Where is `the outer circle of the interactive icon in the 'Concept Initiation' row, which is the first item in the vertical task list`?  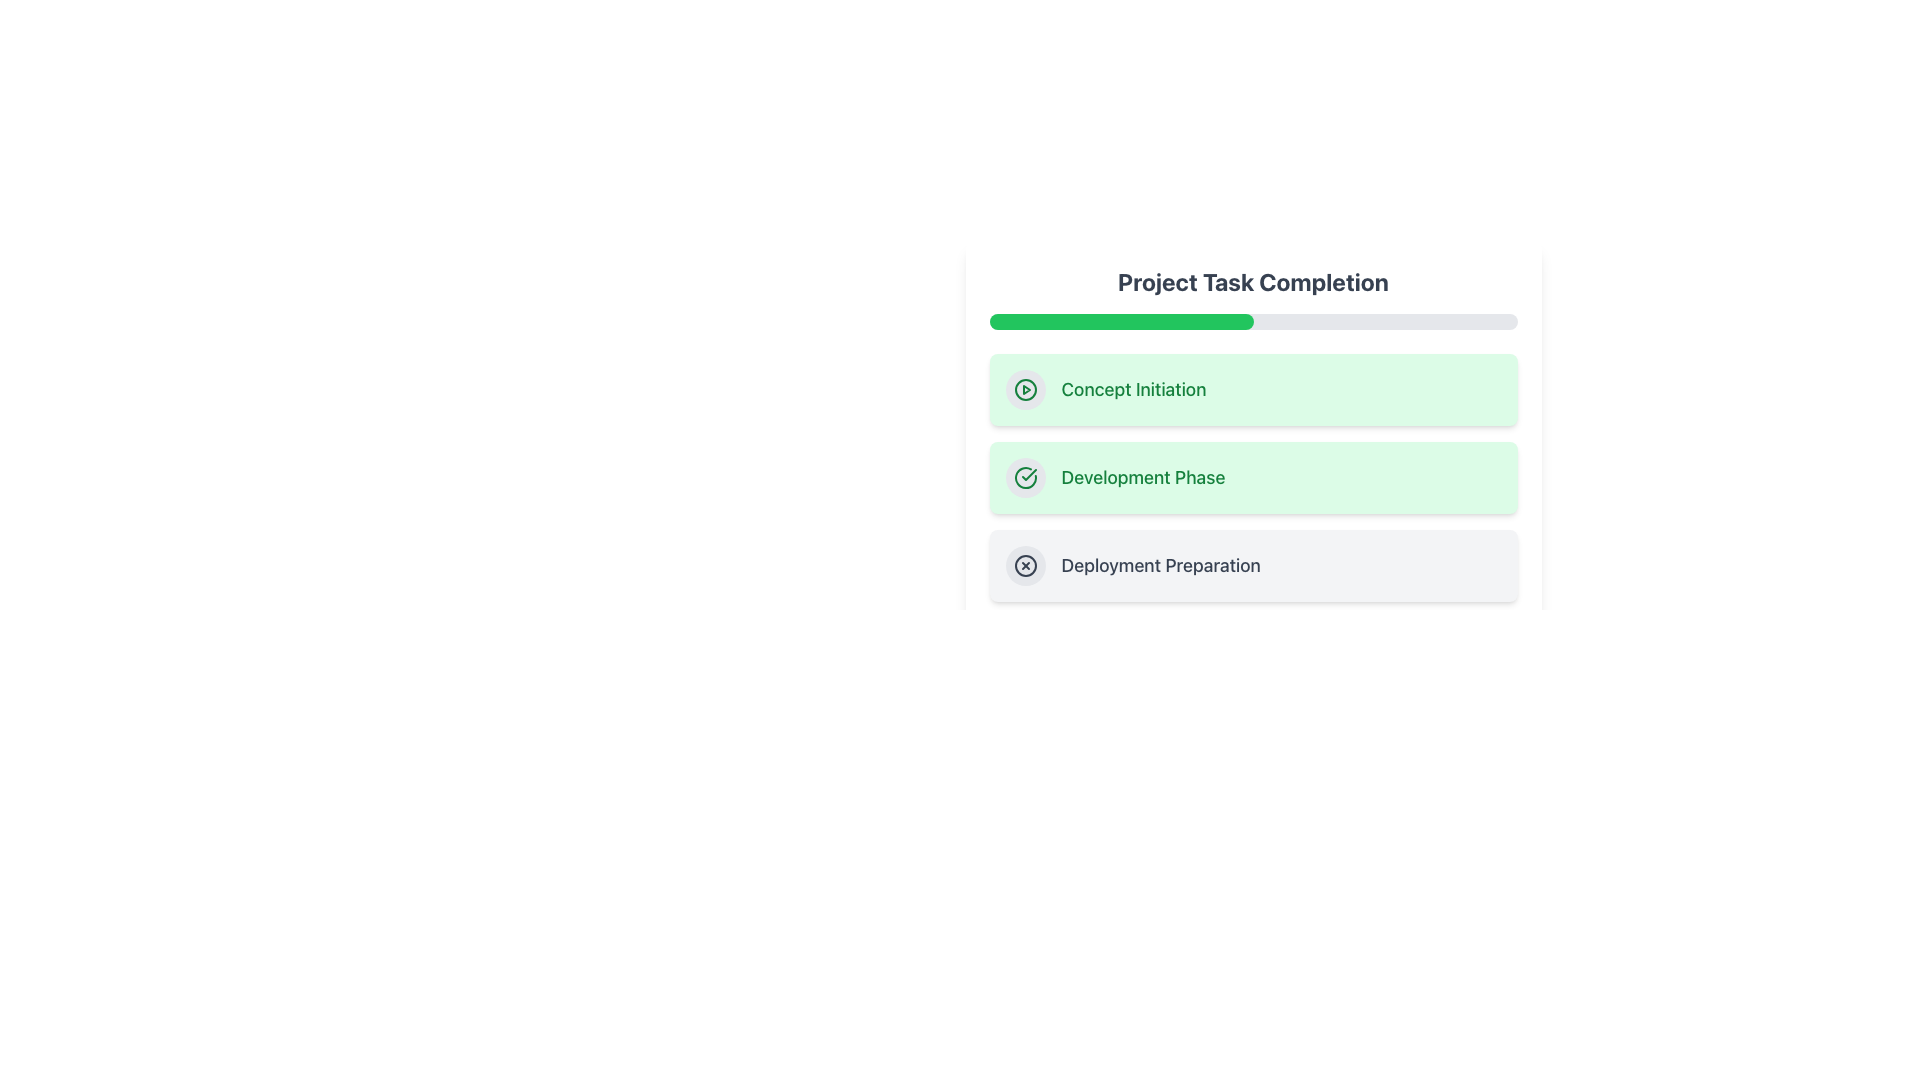
the outer circle of the interactive icon in the 'Concept Initiation' row, which is the first item in the vertical task list is located at coordinates (1025, 389).